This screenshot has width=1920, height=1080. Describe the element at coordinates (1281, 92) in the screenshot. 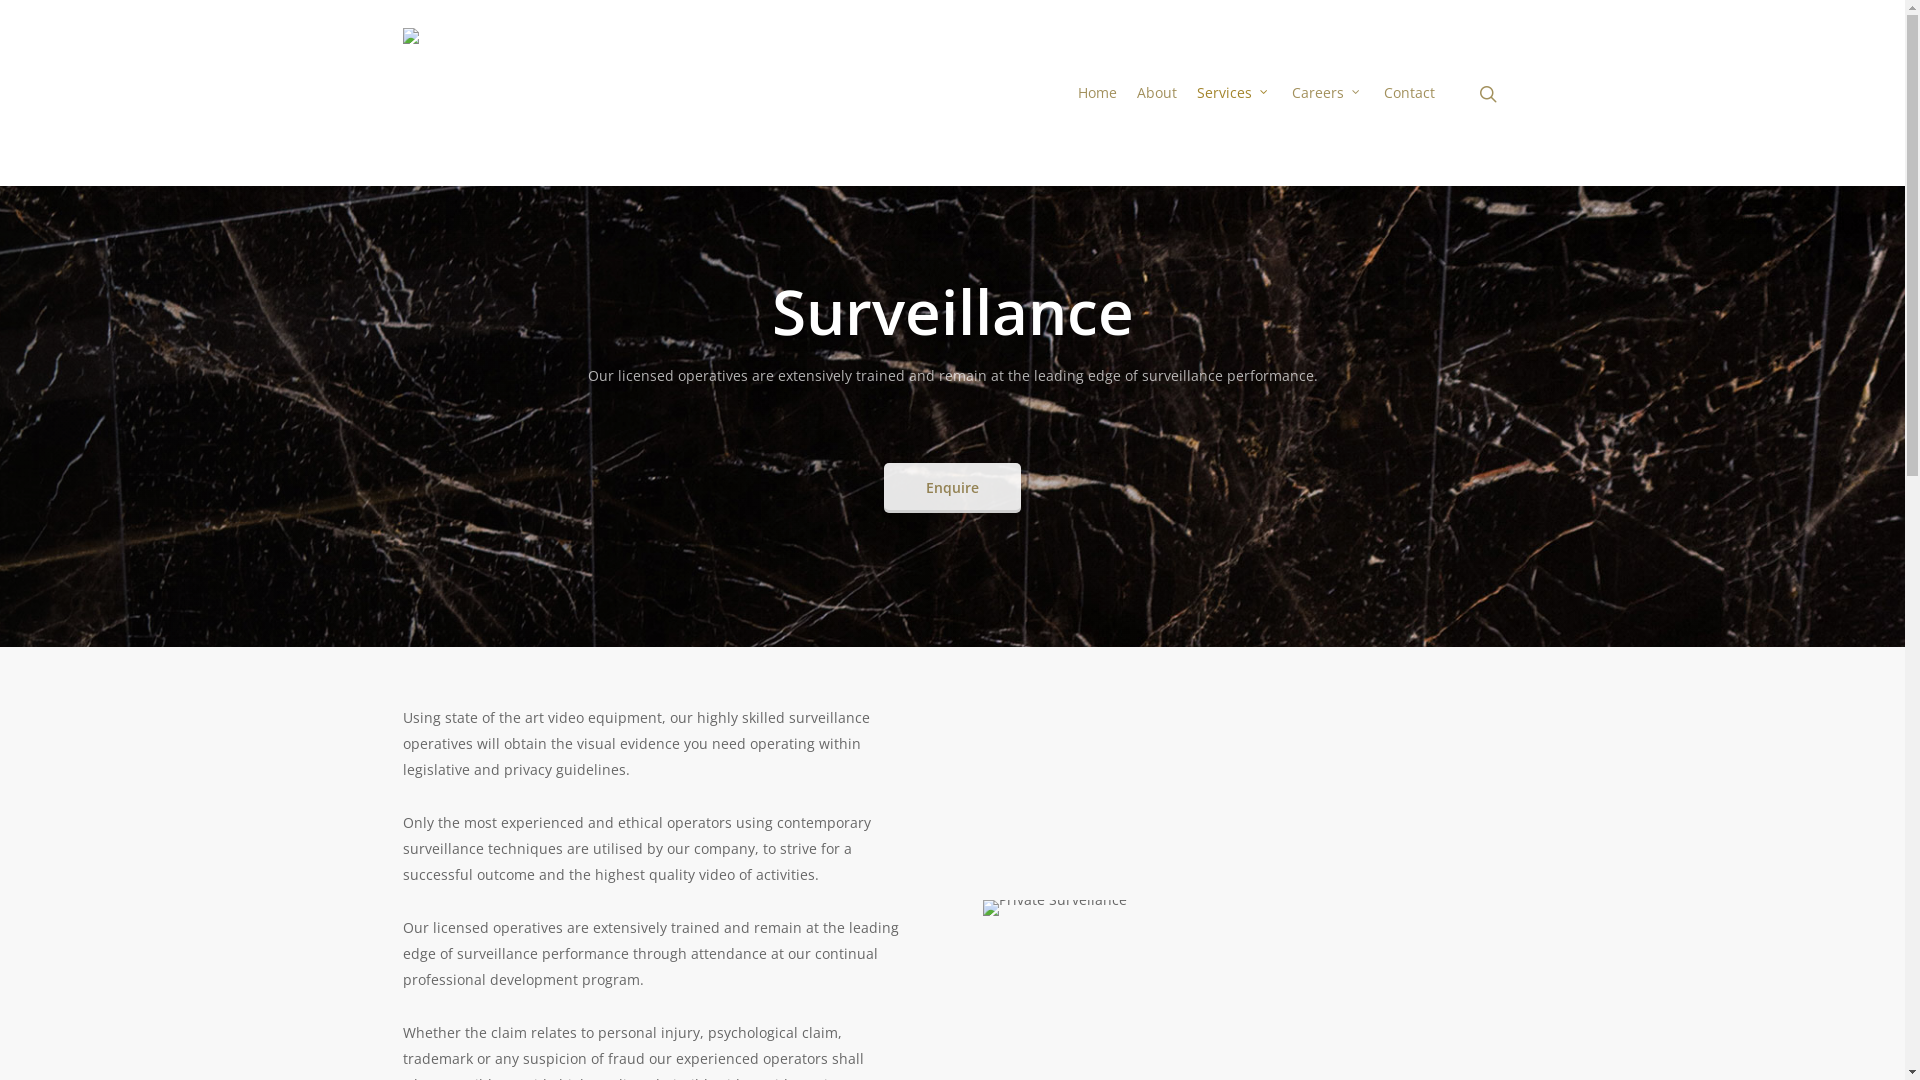

I see `'Careers'` at that location.